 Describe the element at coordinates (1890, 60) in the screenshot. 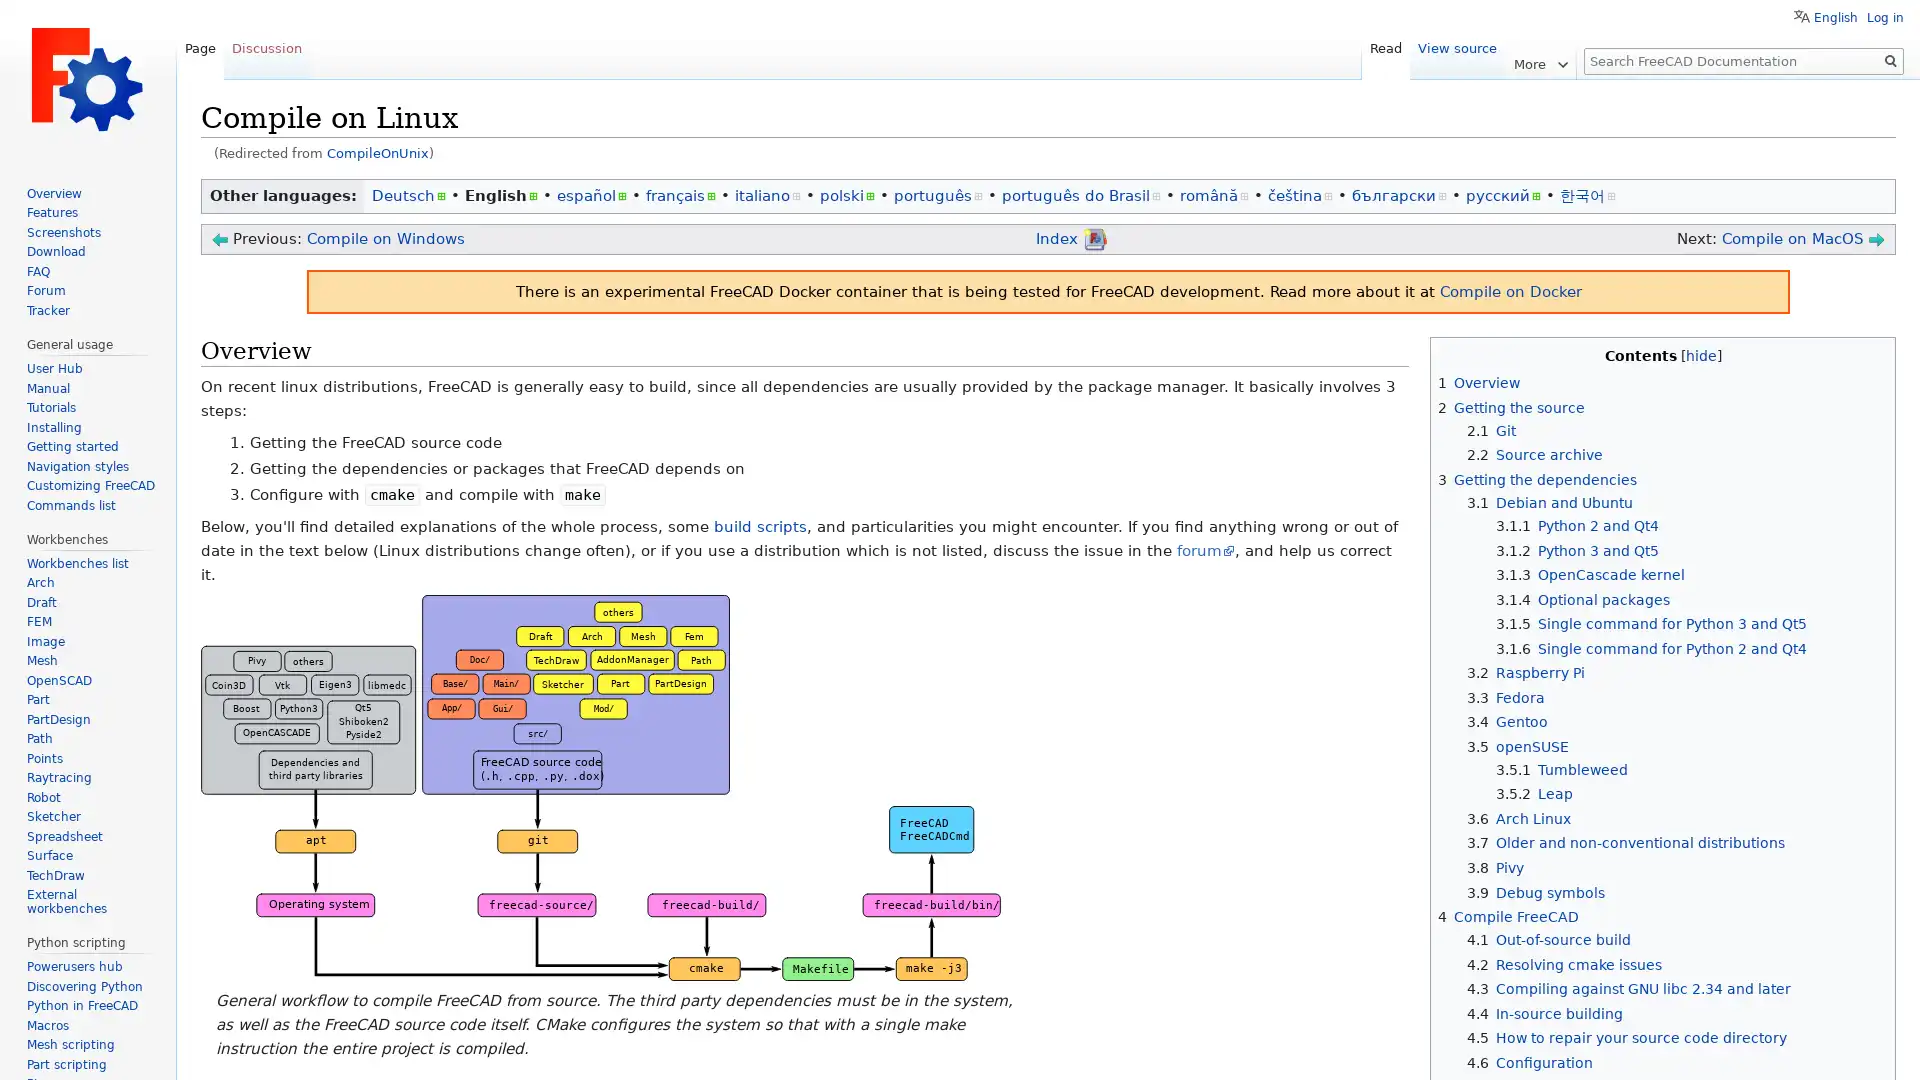

I see `Search` at that location.